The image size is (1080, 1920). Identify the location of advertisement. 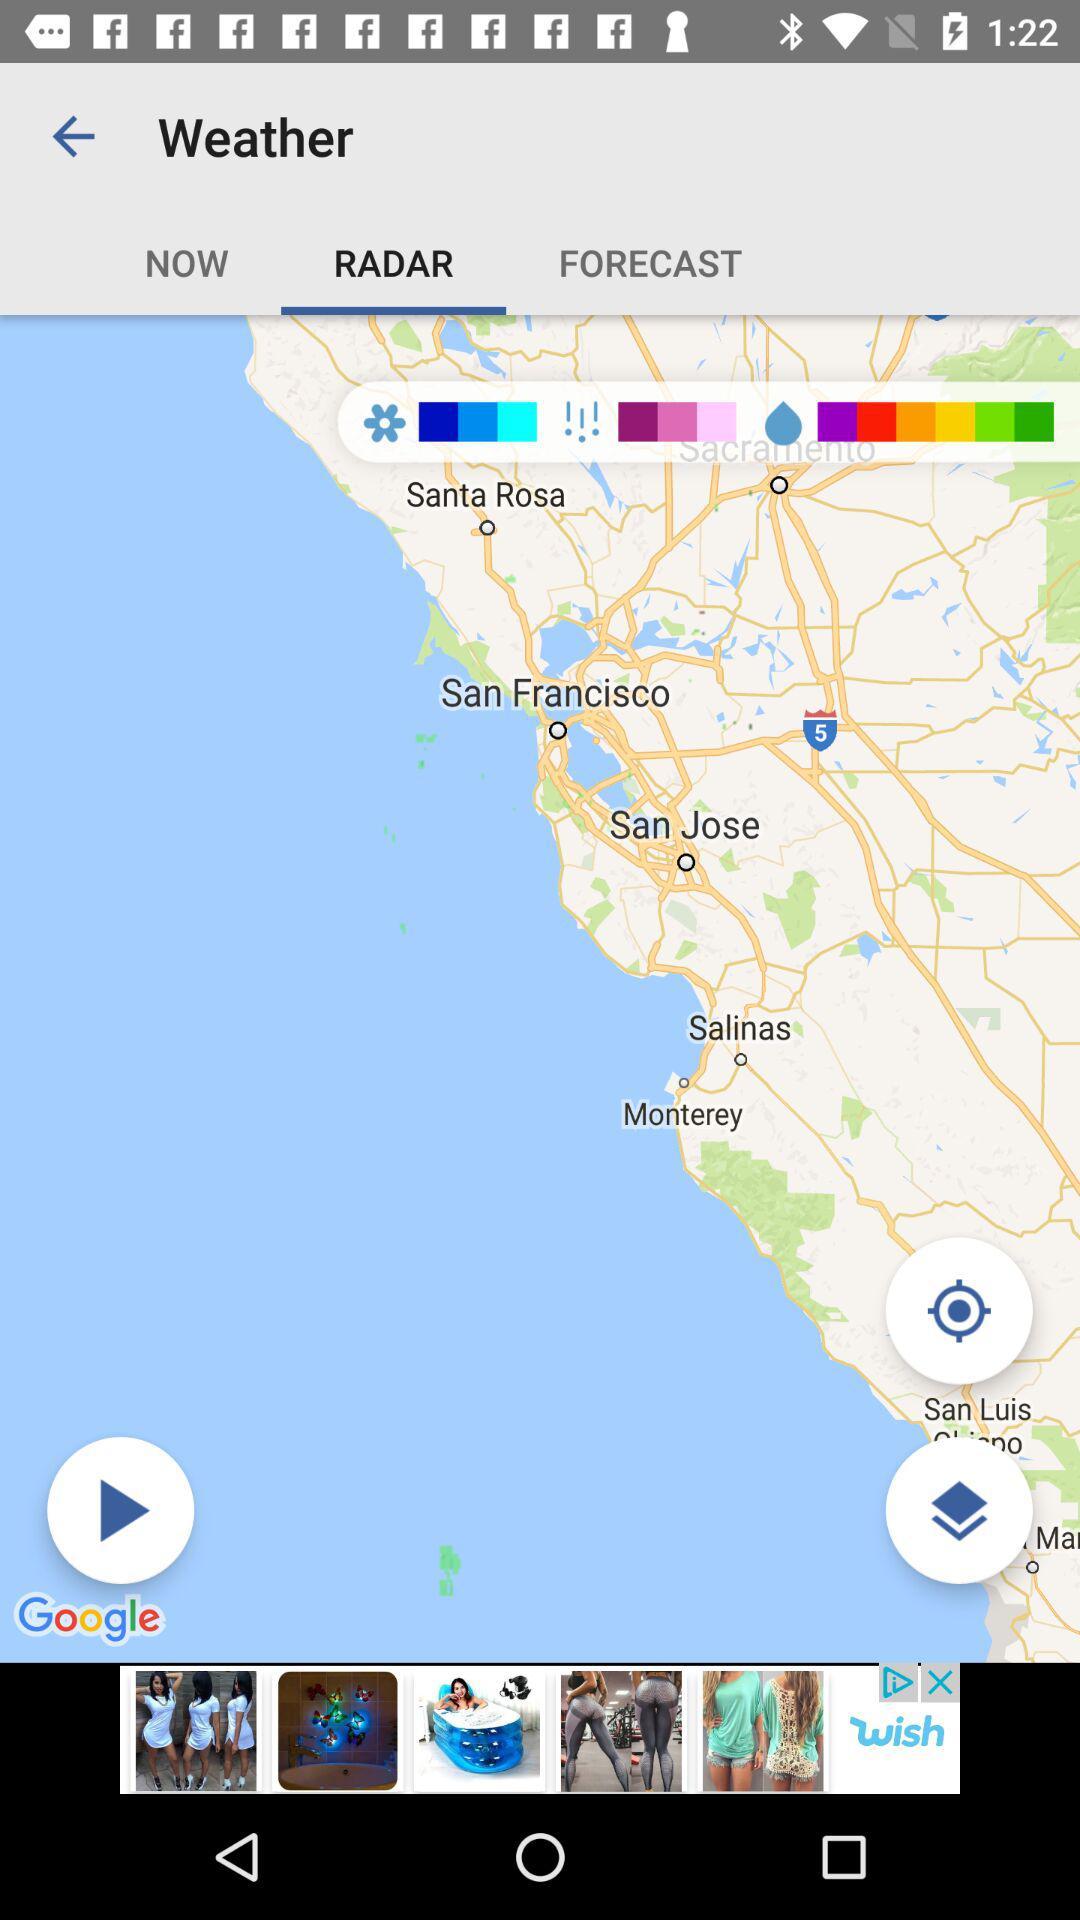
(540, 1727).